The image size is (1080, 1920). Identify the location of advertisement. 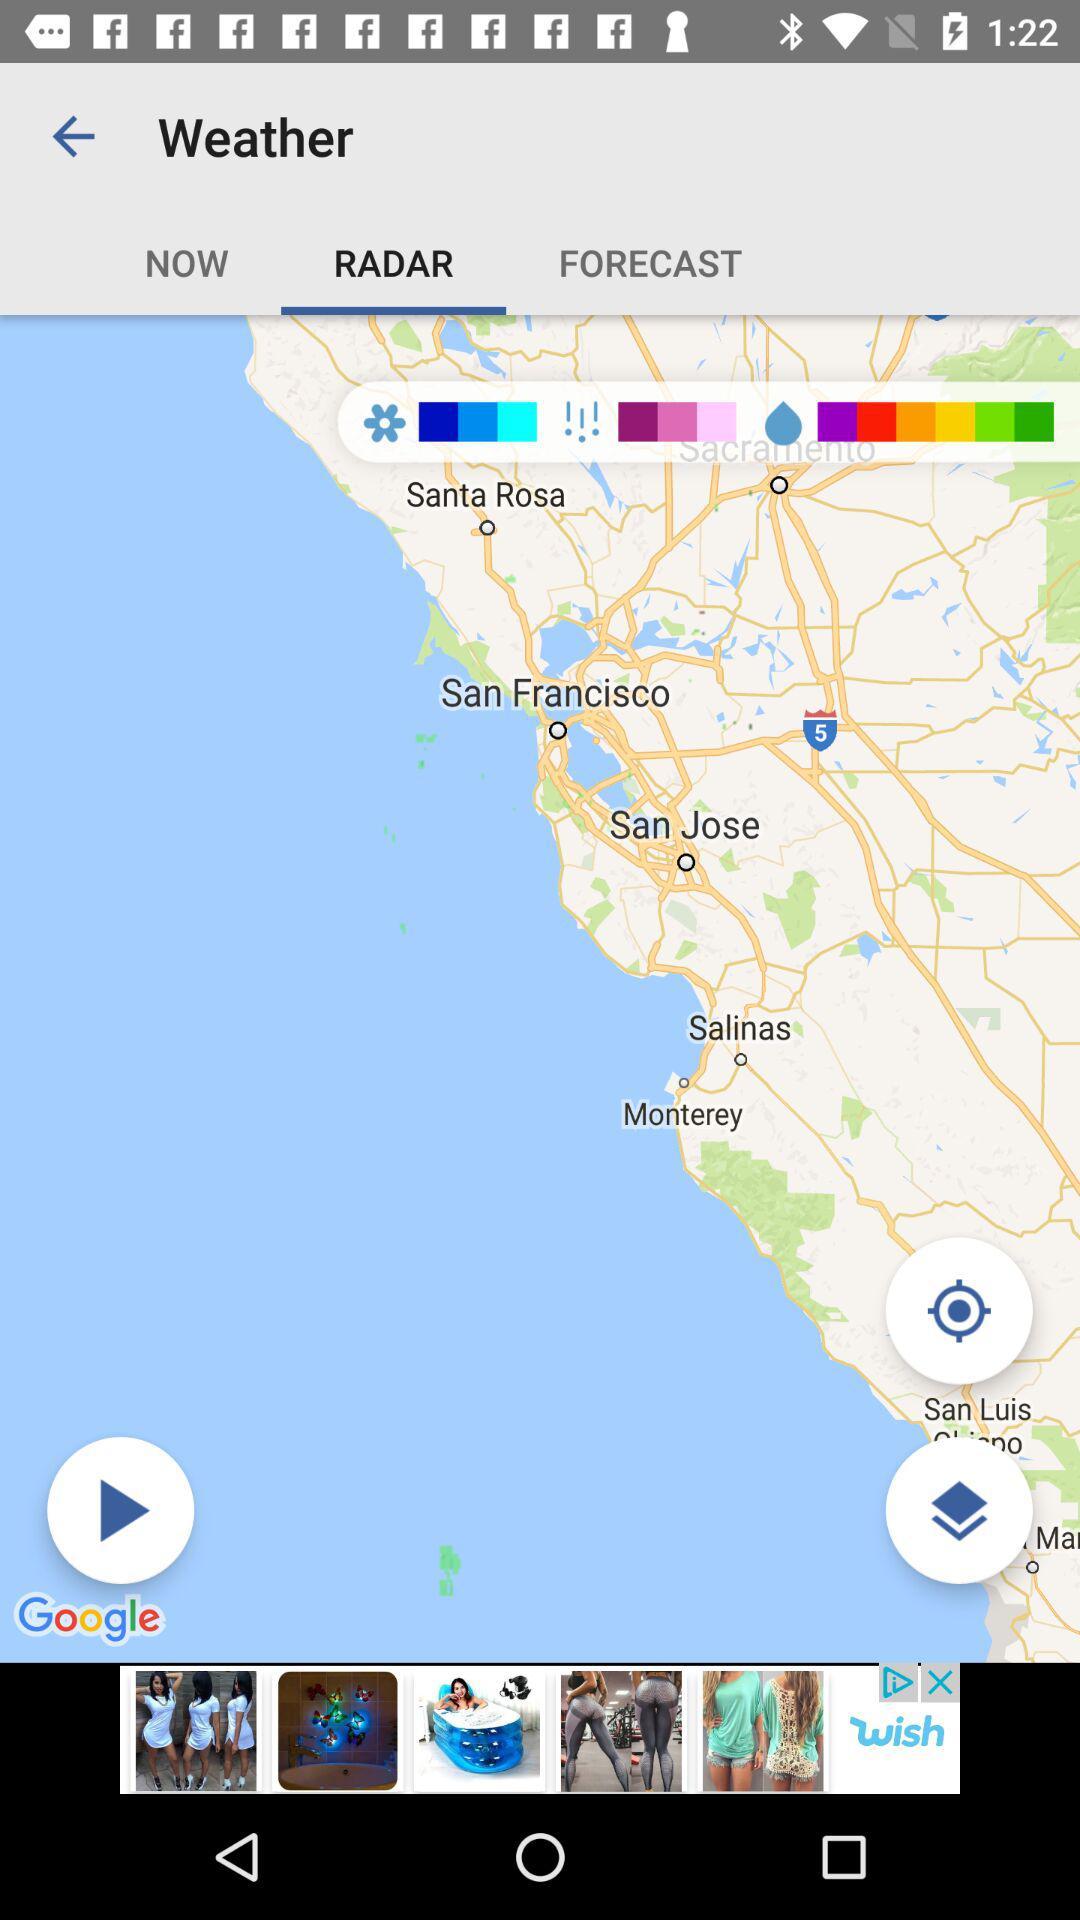
(540, 1727).